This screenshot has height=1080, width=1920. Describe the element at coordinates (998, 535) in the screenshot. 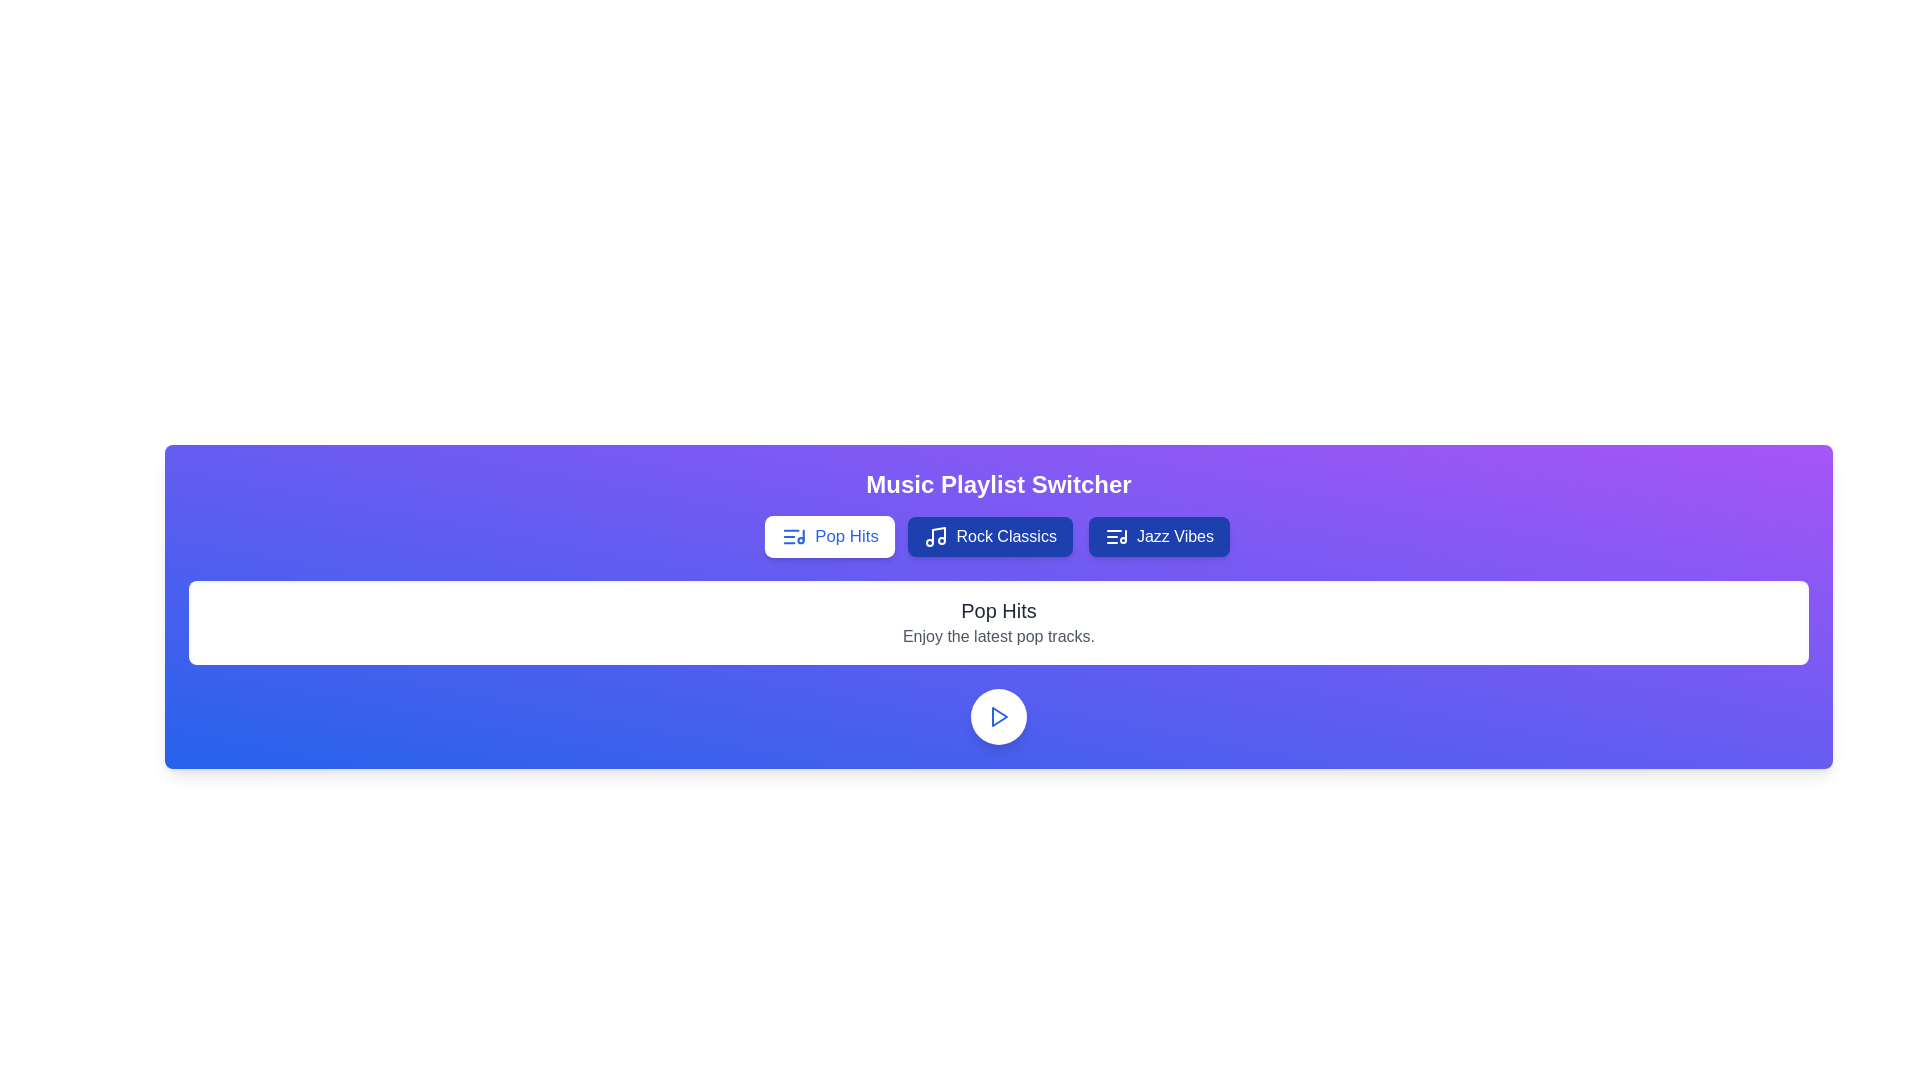

I see `the 'Rock Classics' button, which is a rectangular button with a dark blue background and white text, located under the 'Music Playlist Switcher' title` at that location.